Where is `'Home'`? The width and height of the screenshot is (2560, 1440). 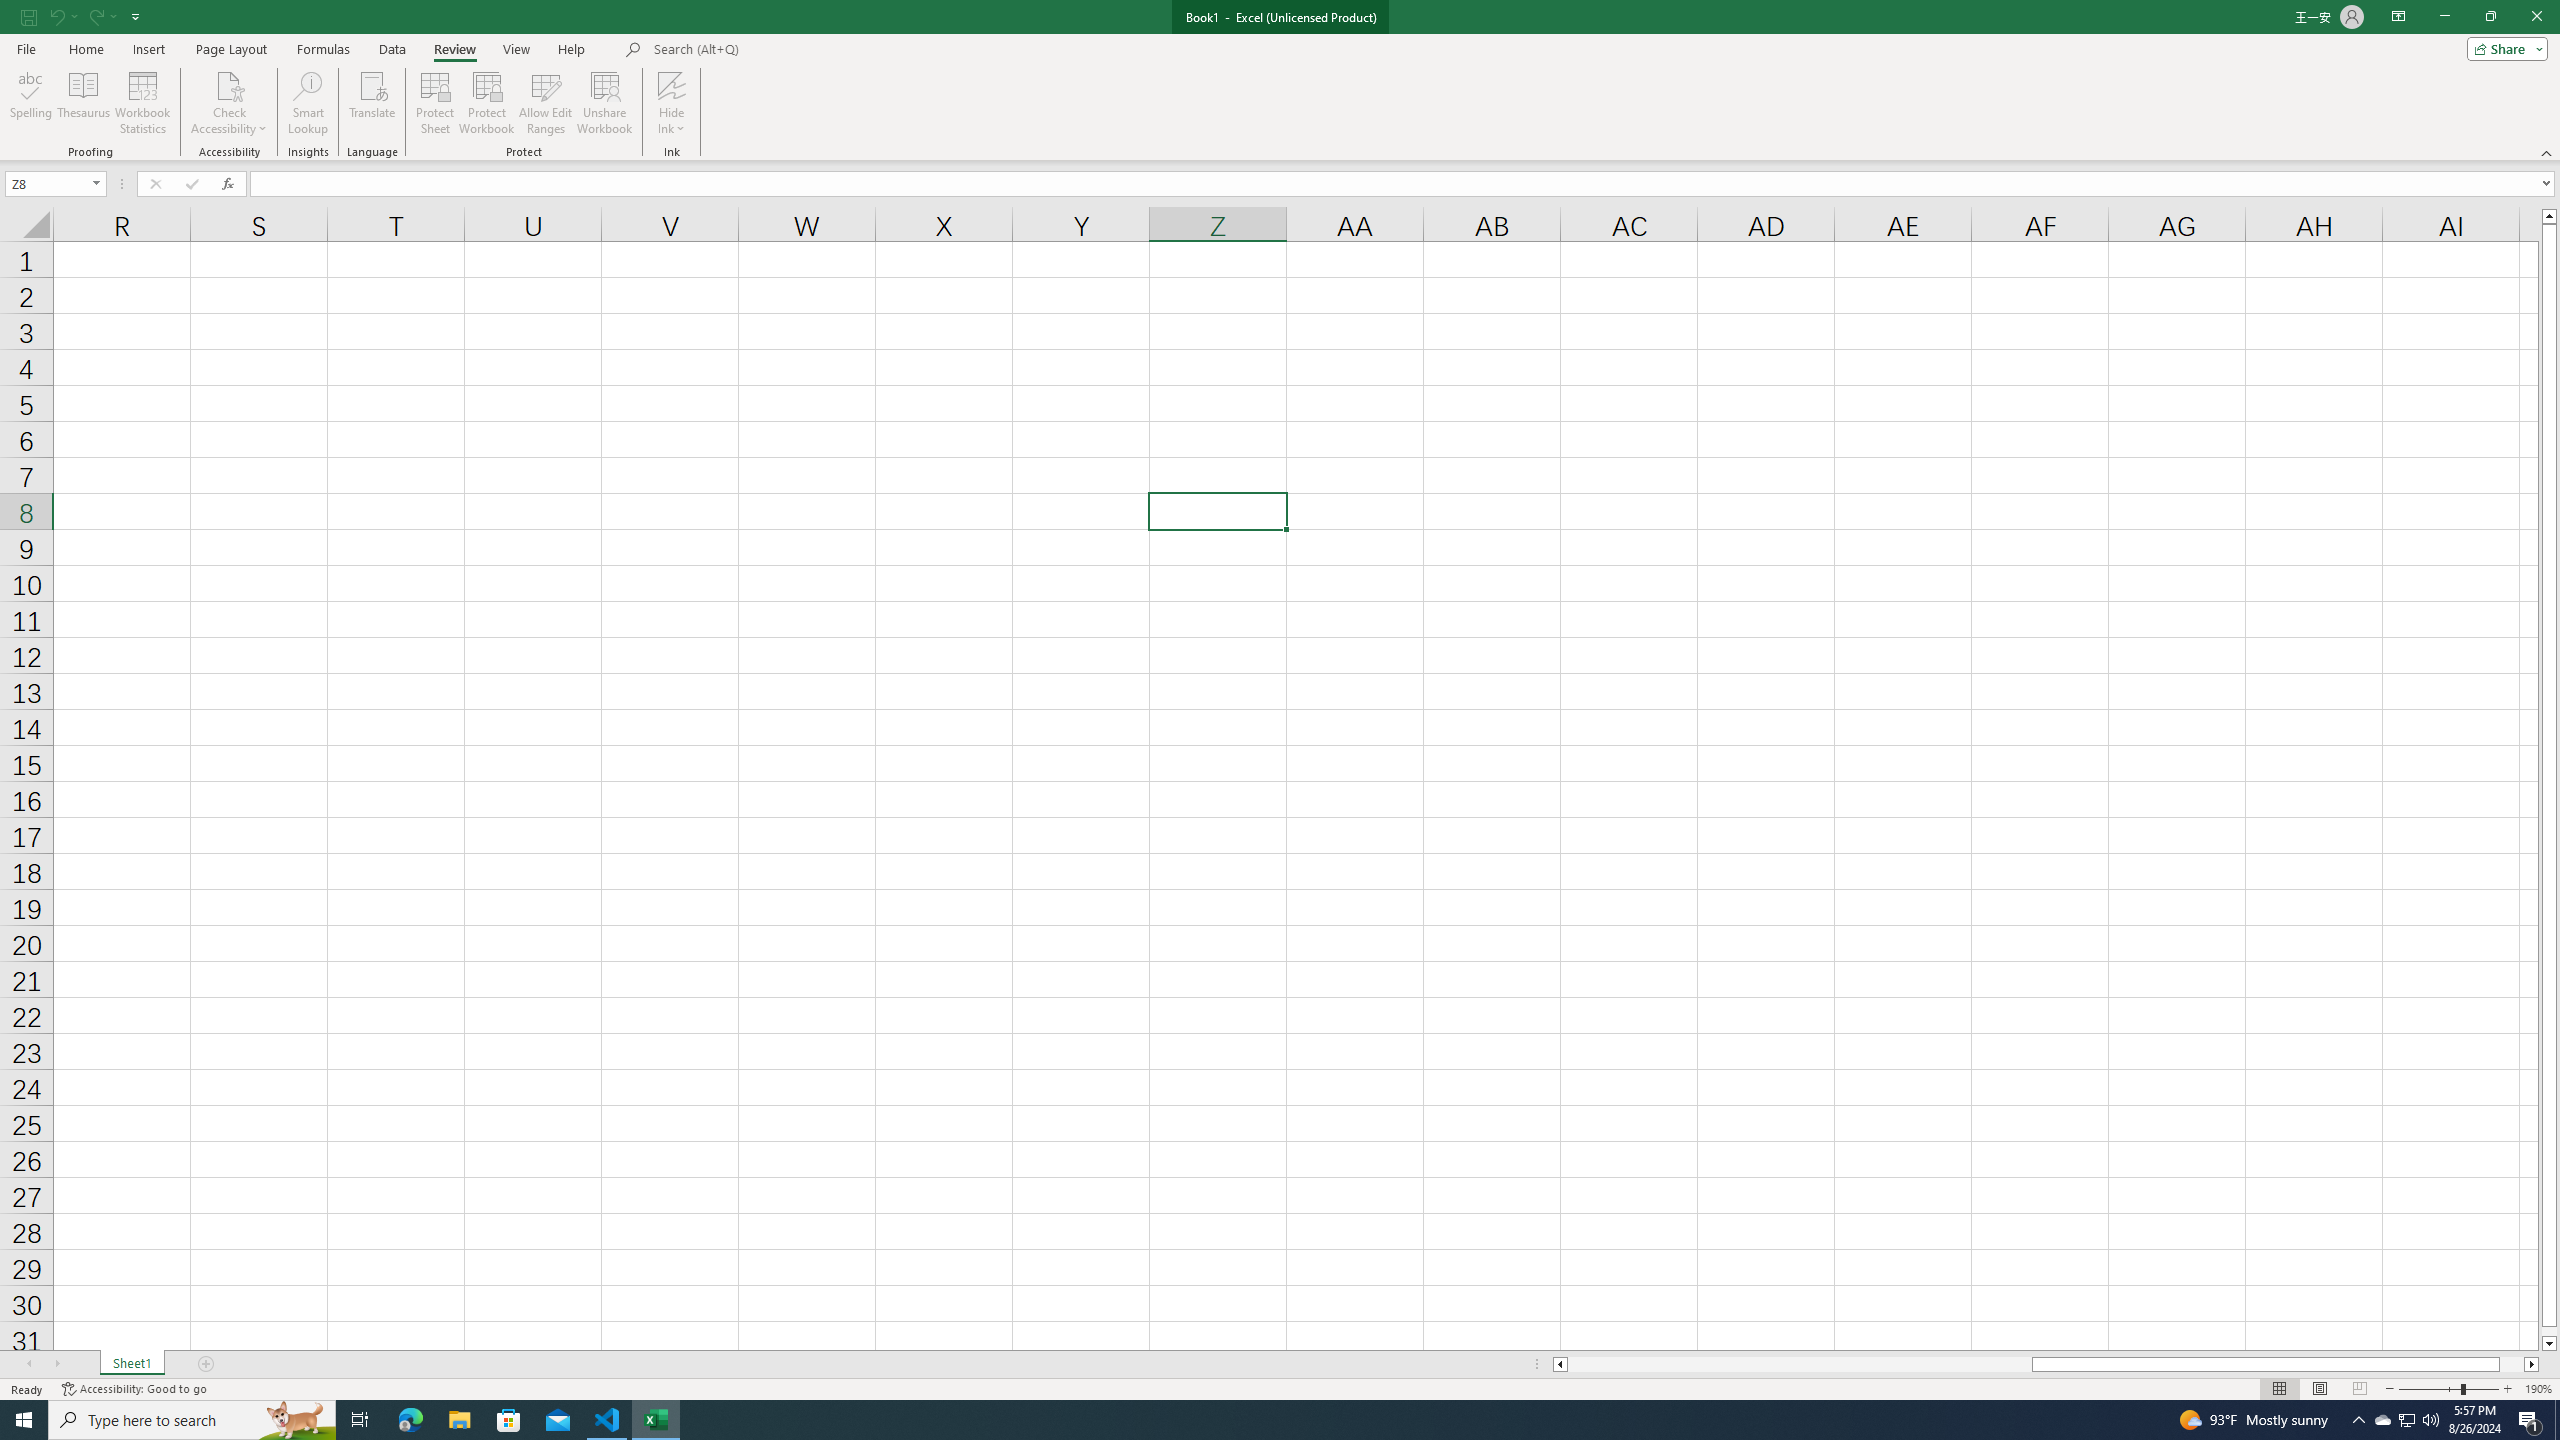 'Home' is located at coordinates (85, 49).